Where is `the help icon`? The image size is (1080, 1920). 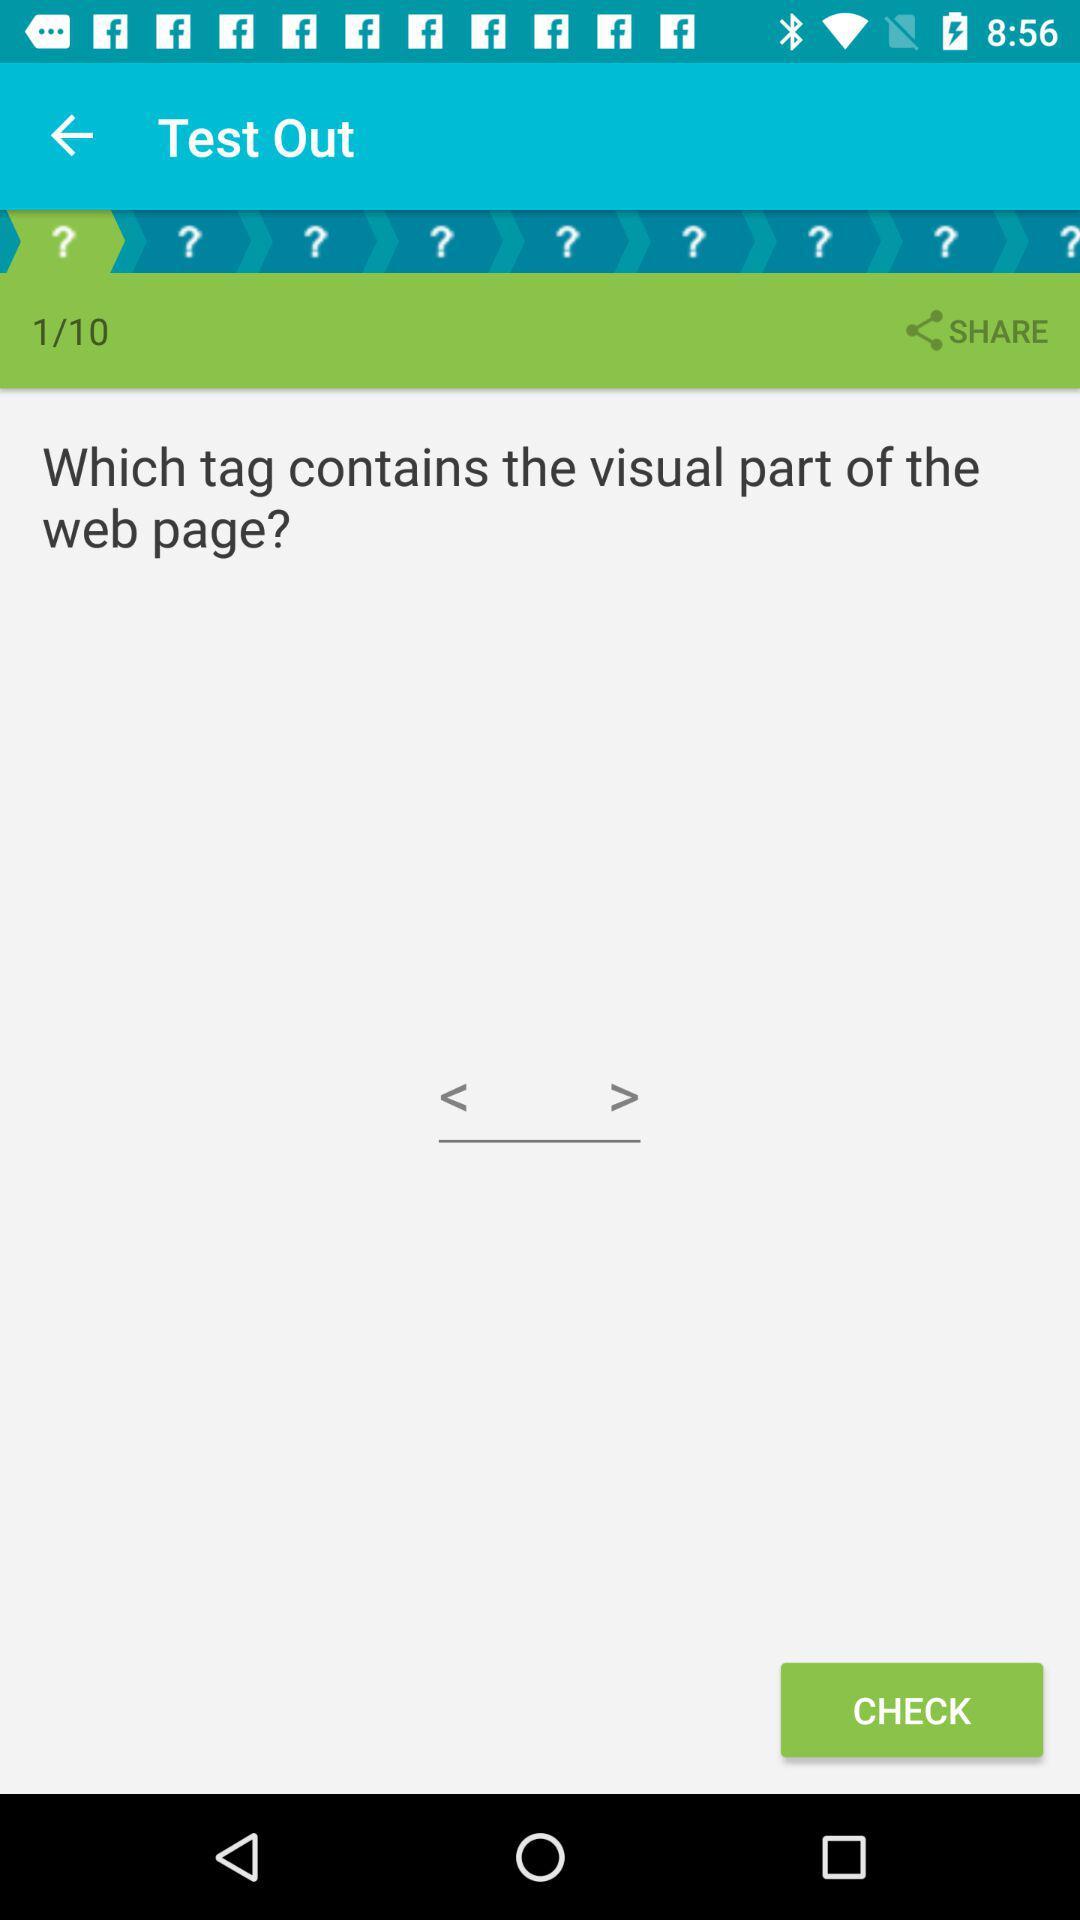
the help icon is located at coordinates (439, 240).